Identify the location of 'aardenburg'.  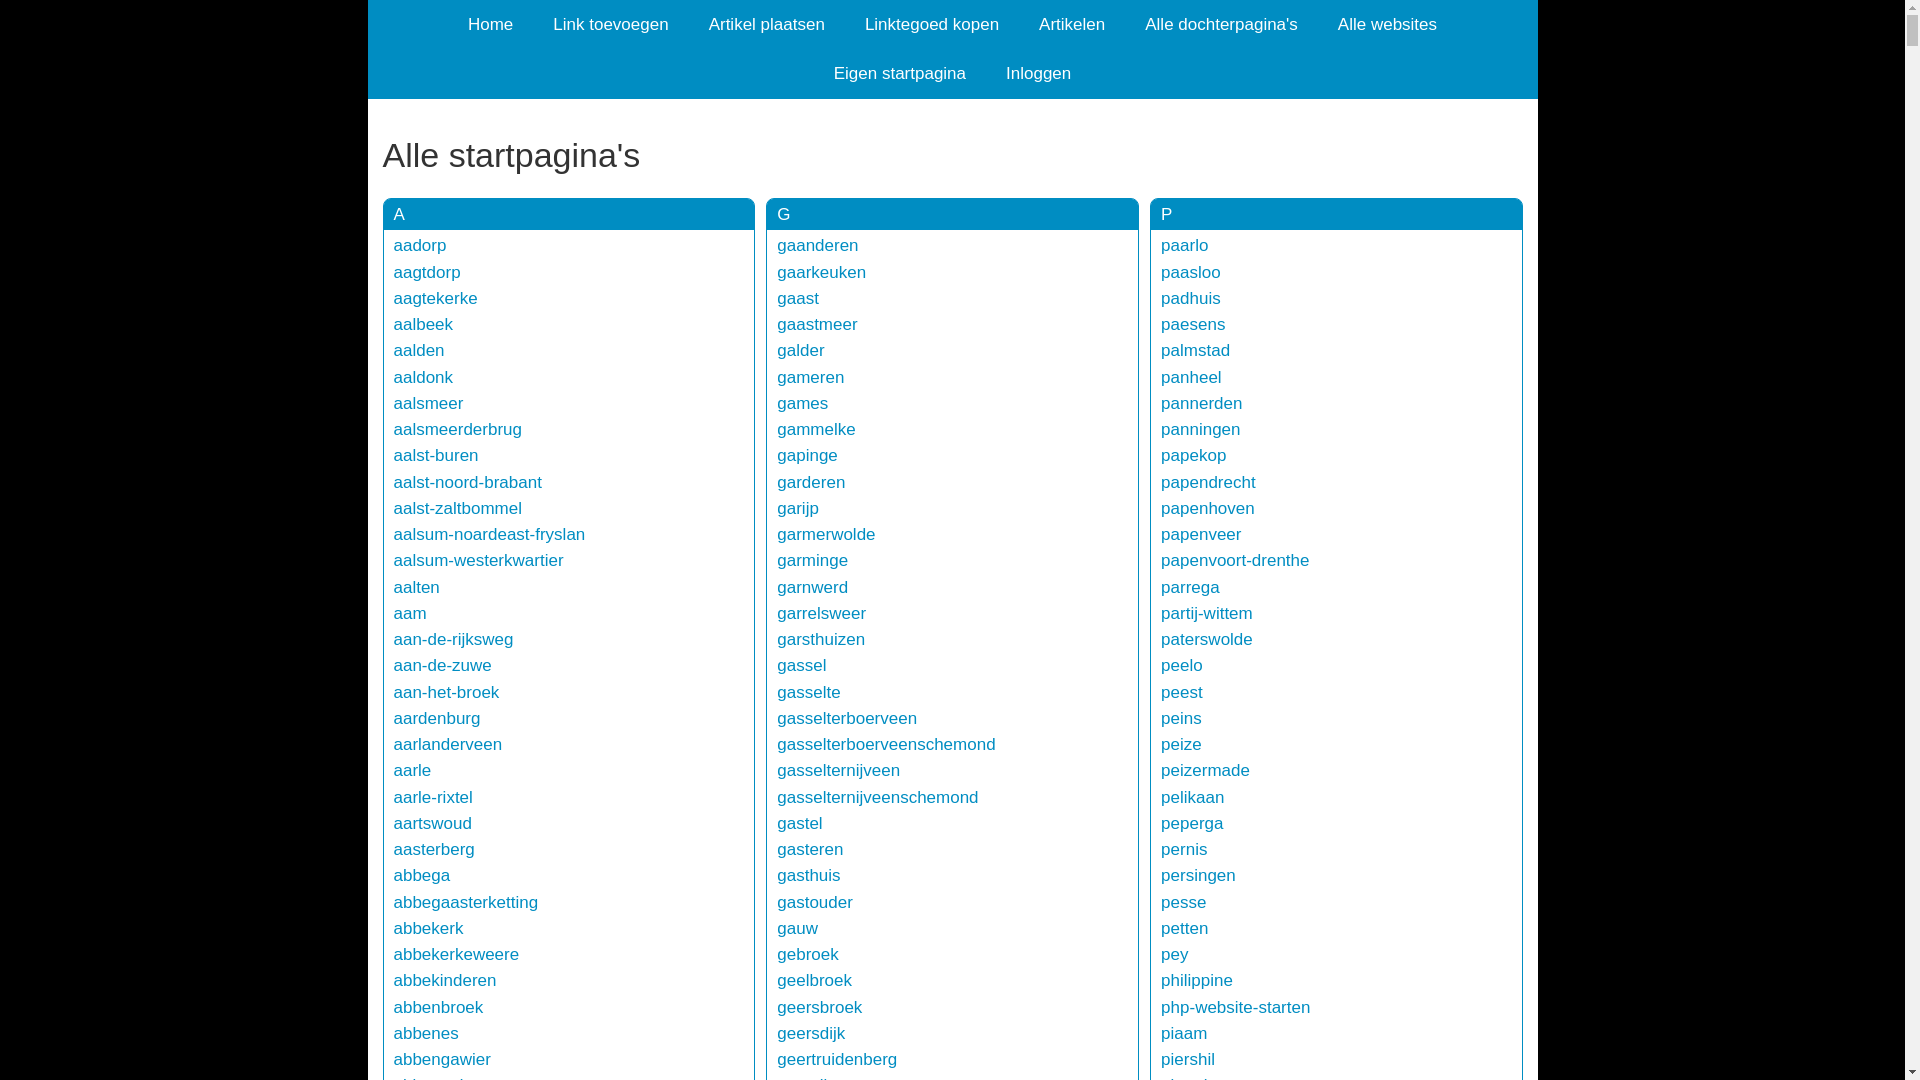
(436, 717).